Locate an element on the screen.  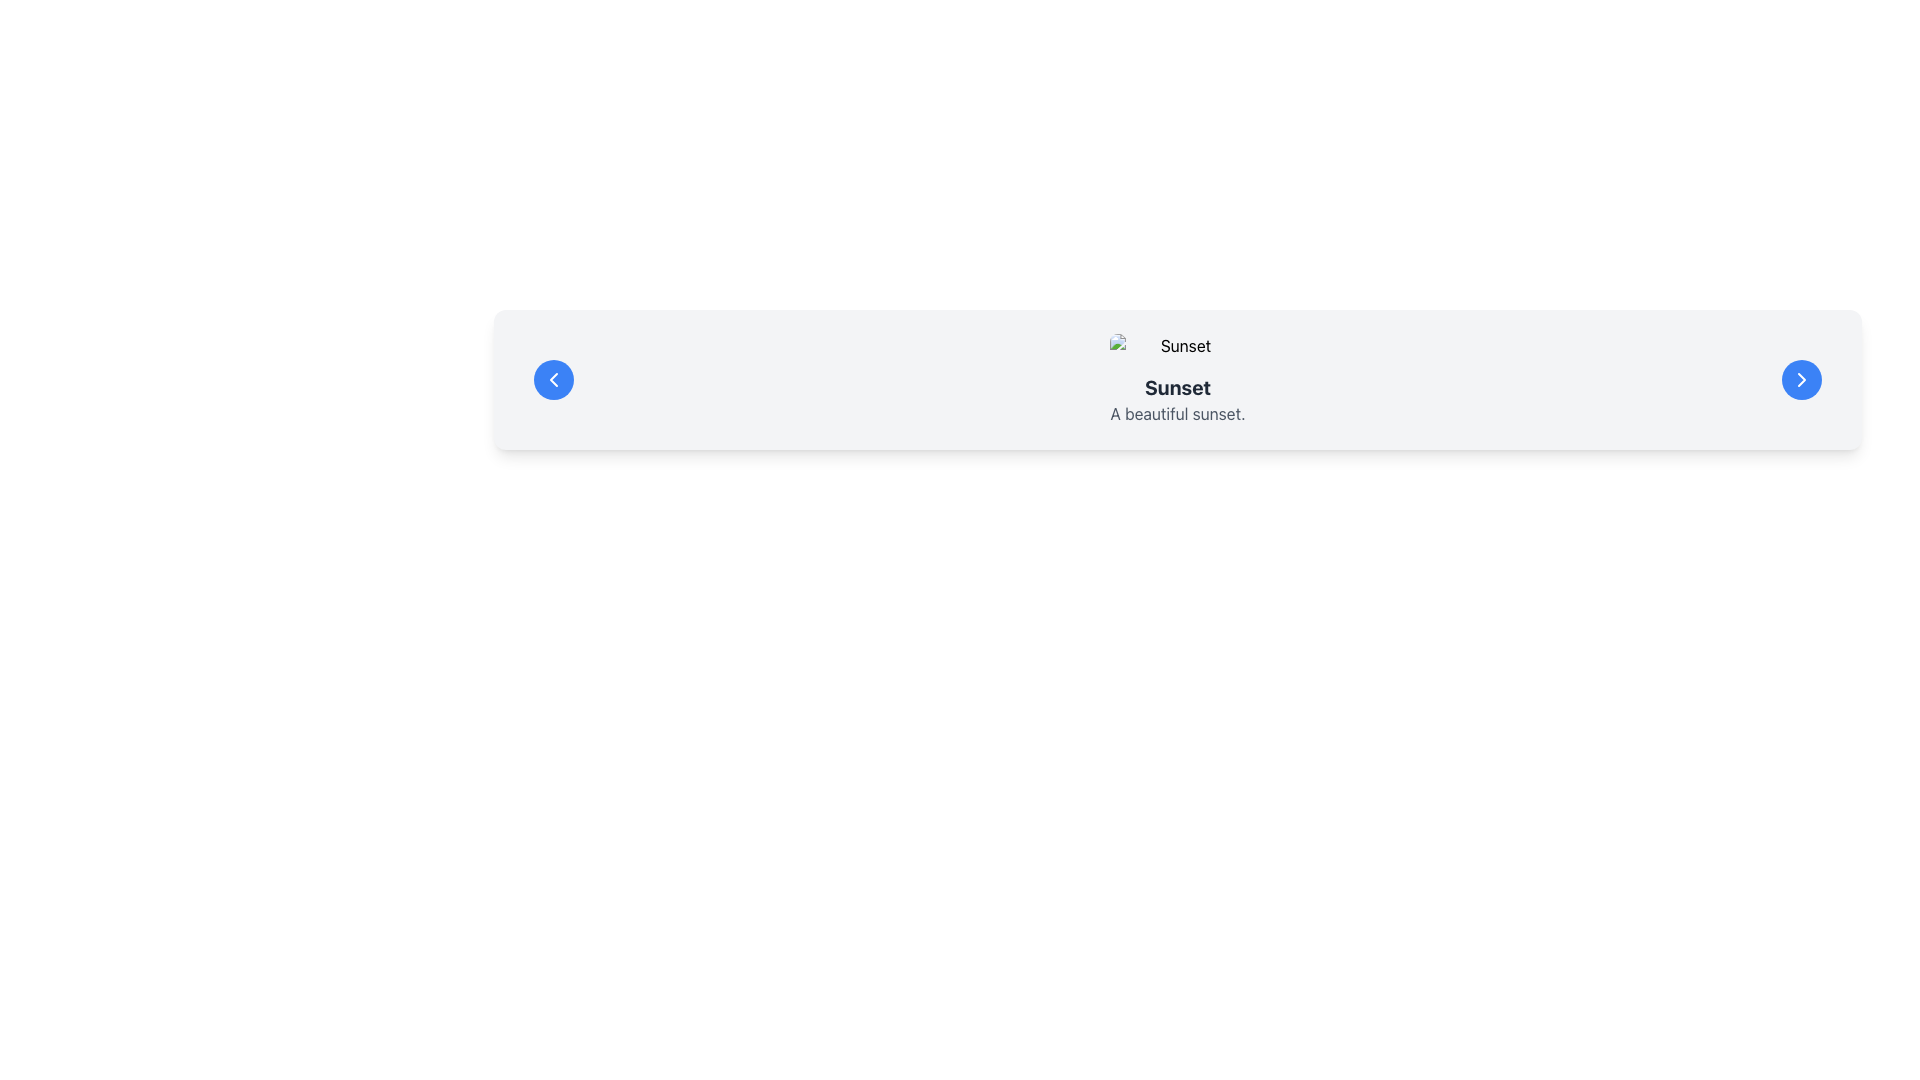
the text element reading 'A beautiful sunset.' which is styled in gray and positioned under the title 'Sunset' is located at coordinates (1177, 412).